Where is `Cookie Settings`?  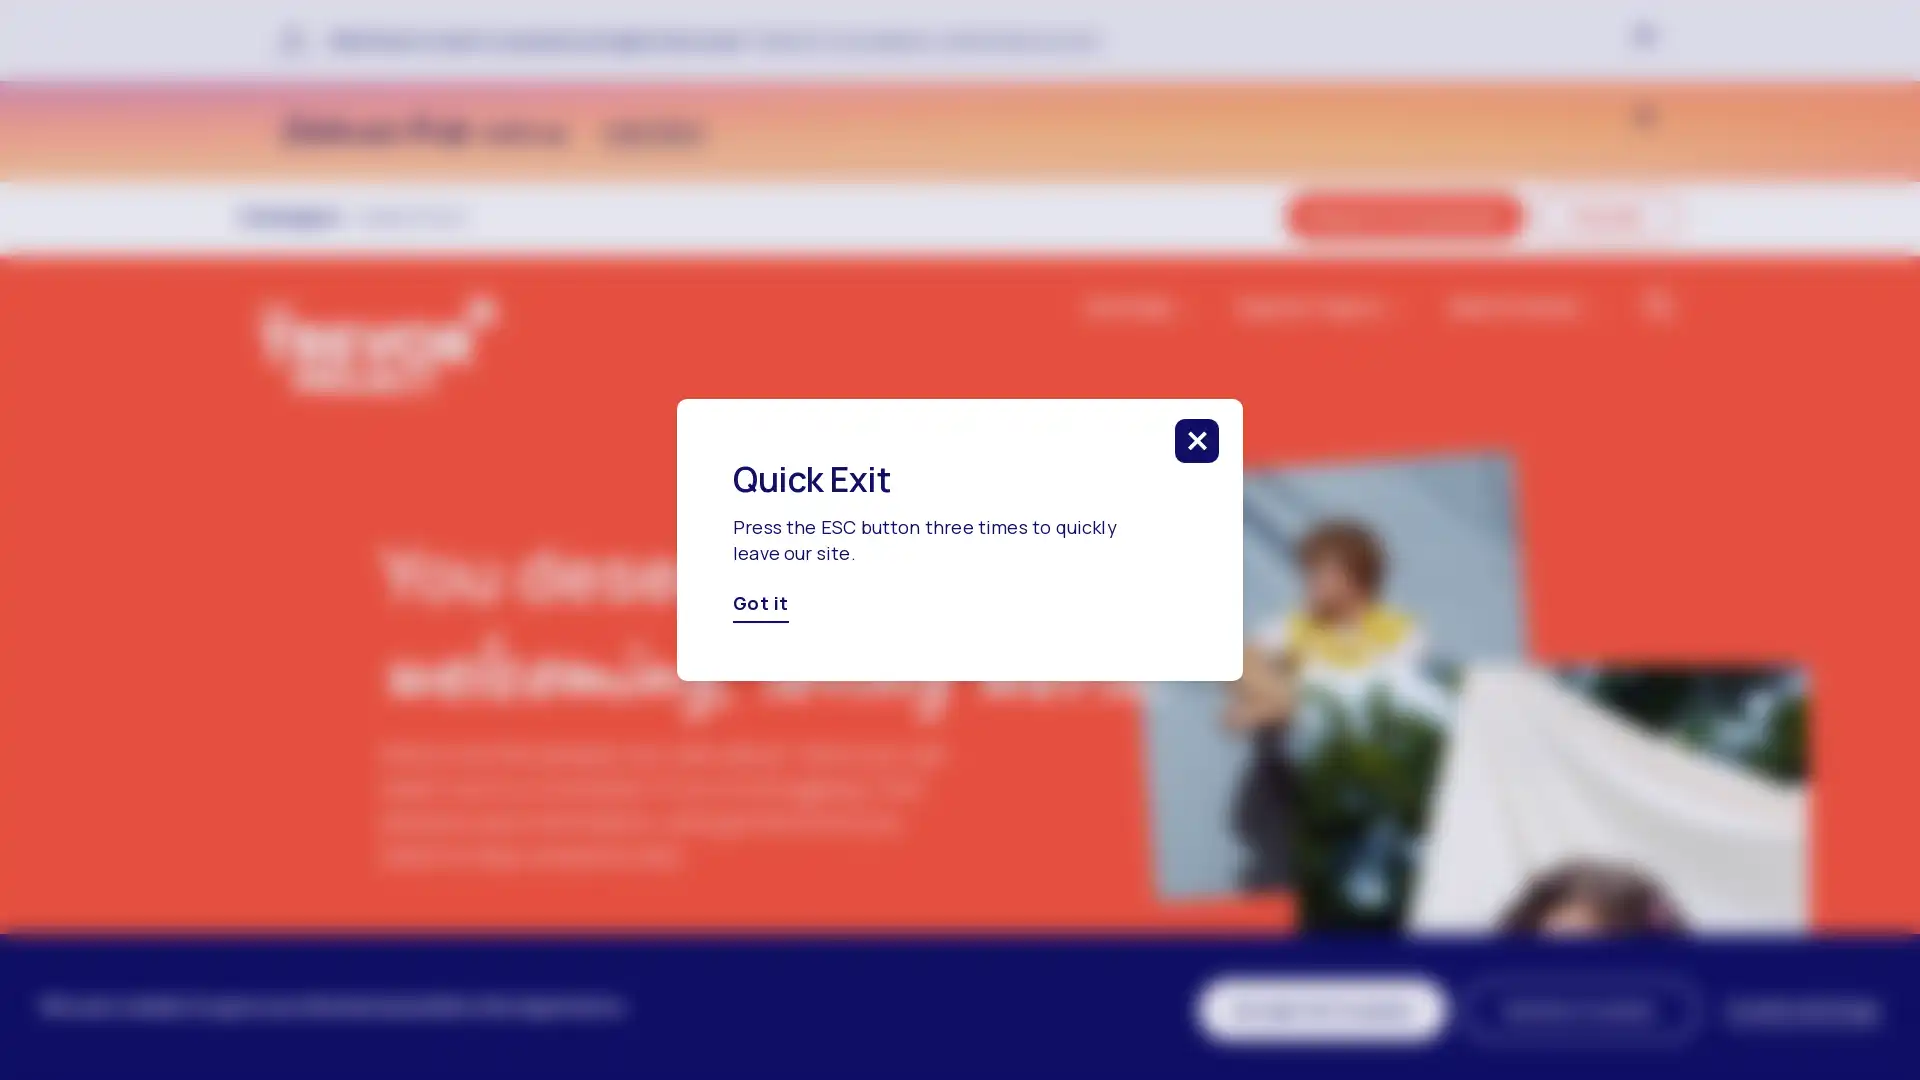
Cookie Settings is located at coordinates (1802, 1010).